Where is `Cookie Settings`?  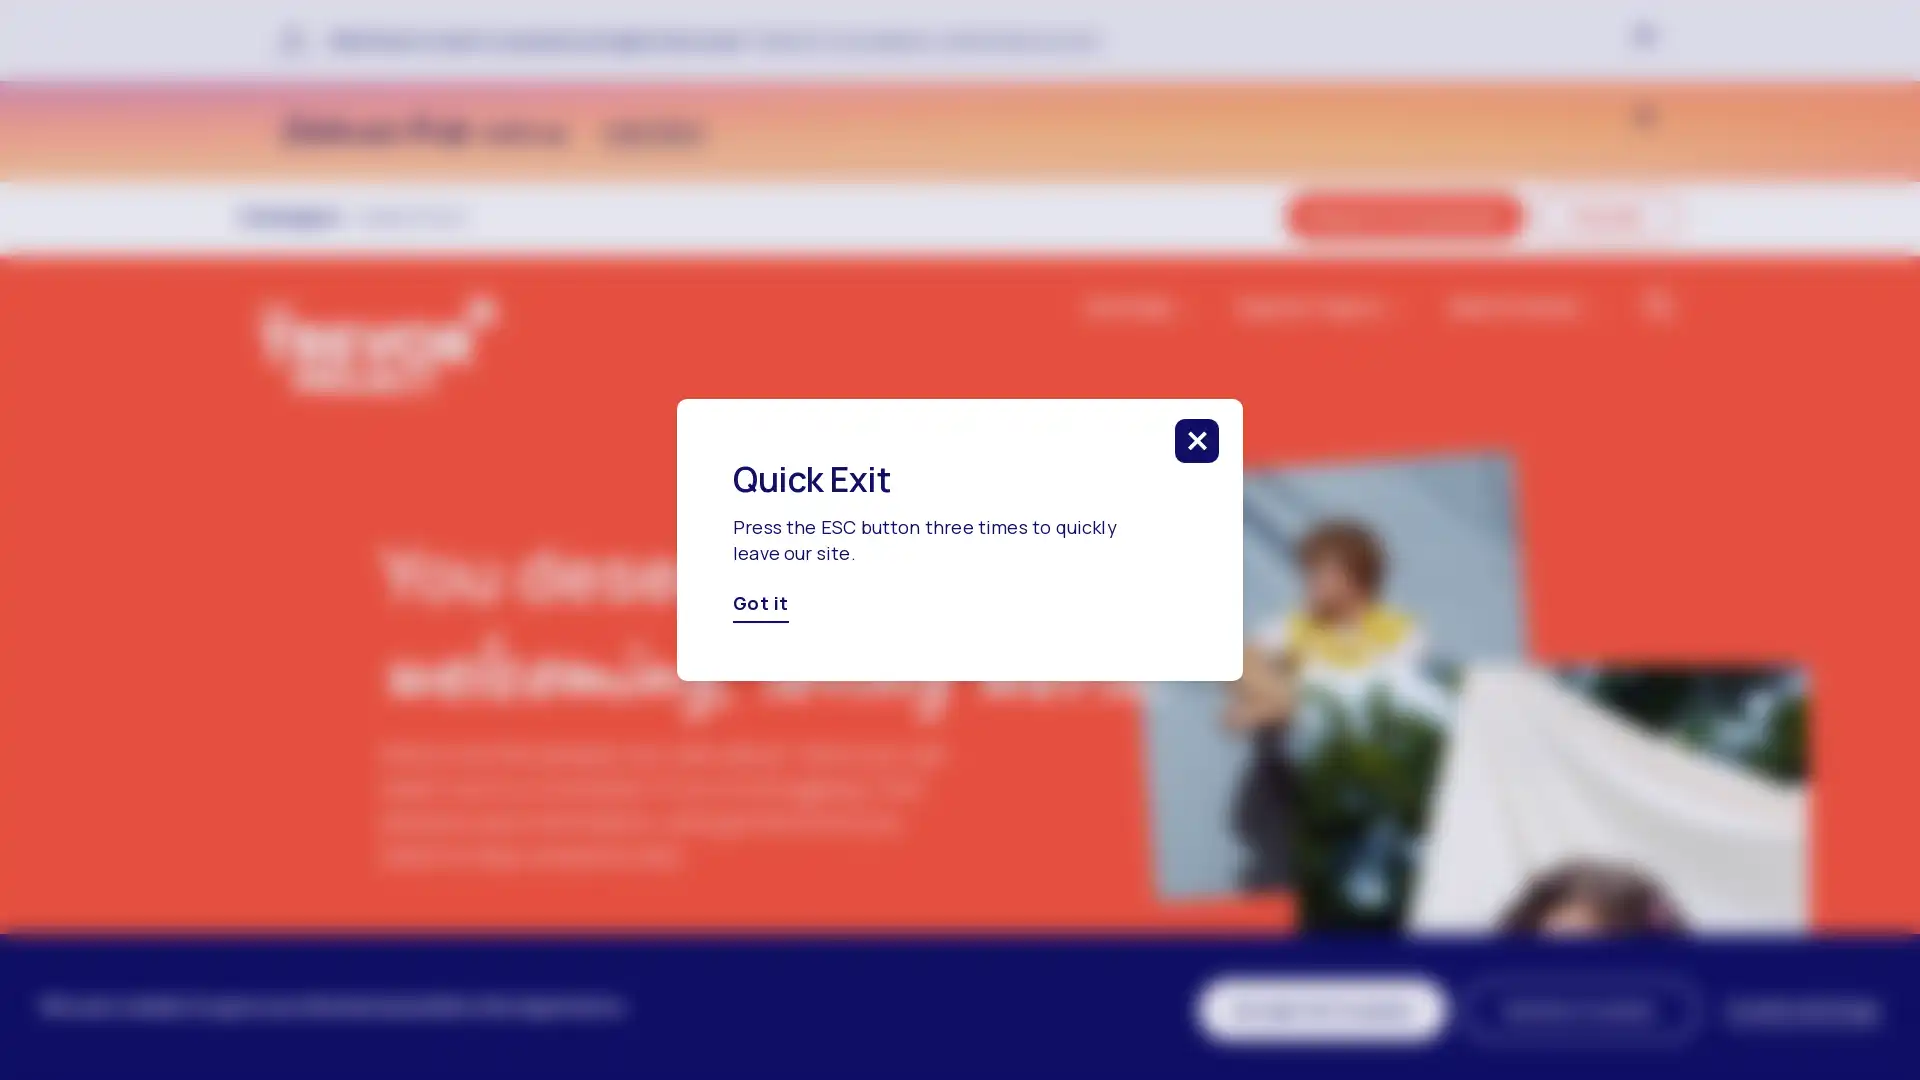
Cookie Settings is located at coordinates (1802, 1010).